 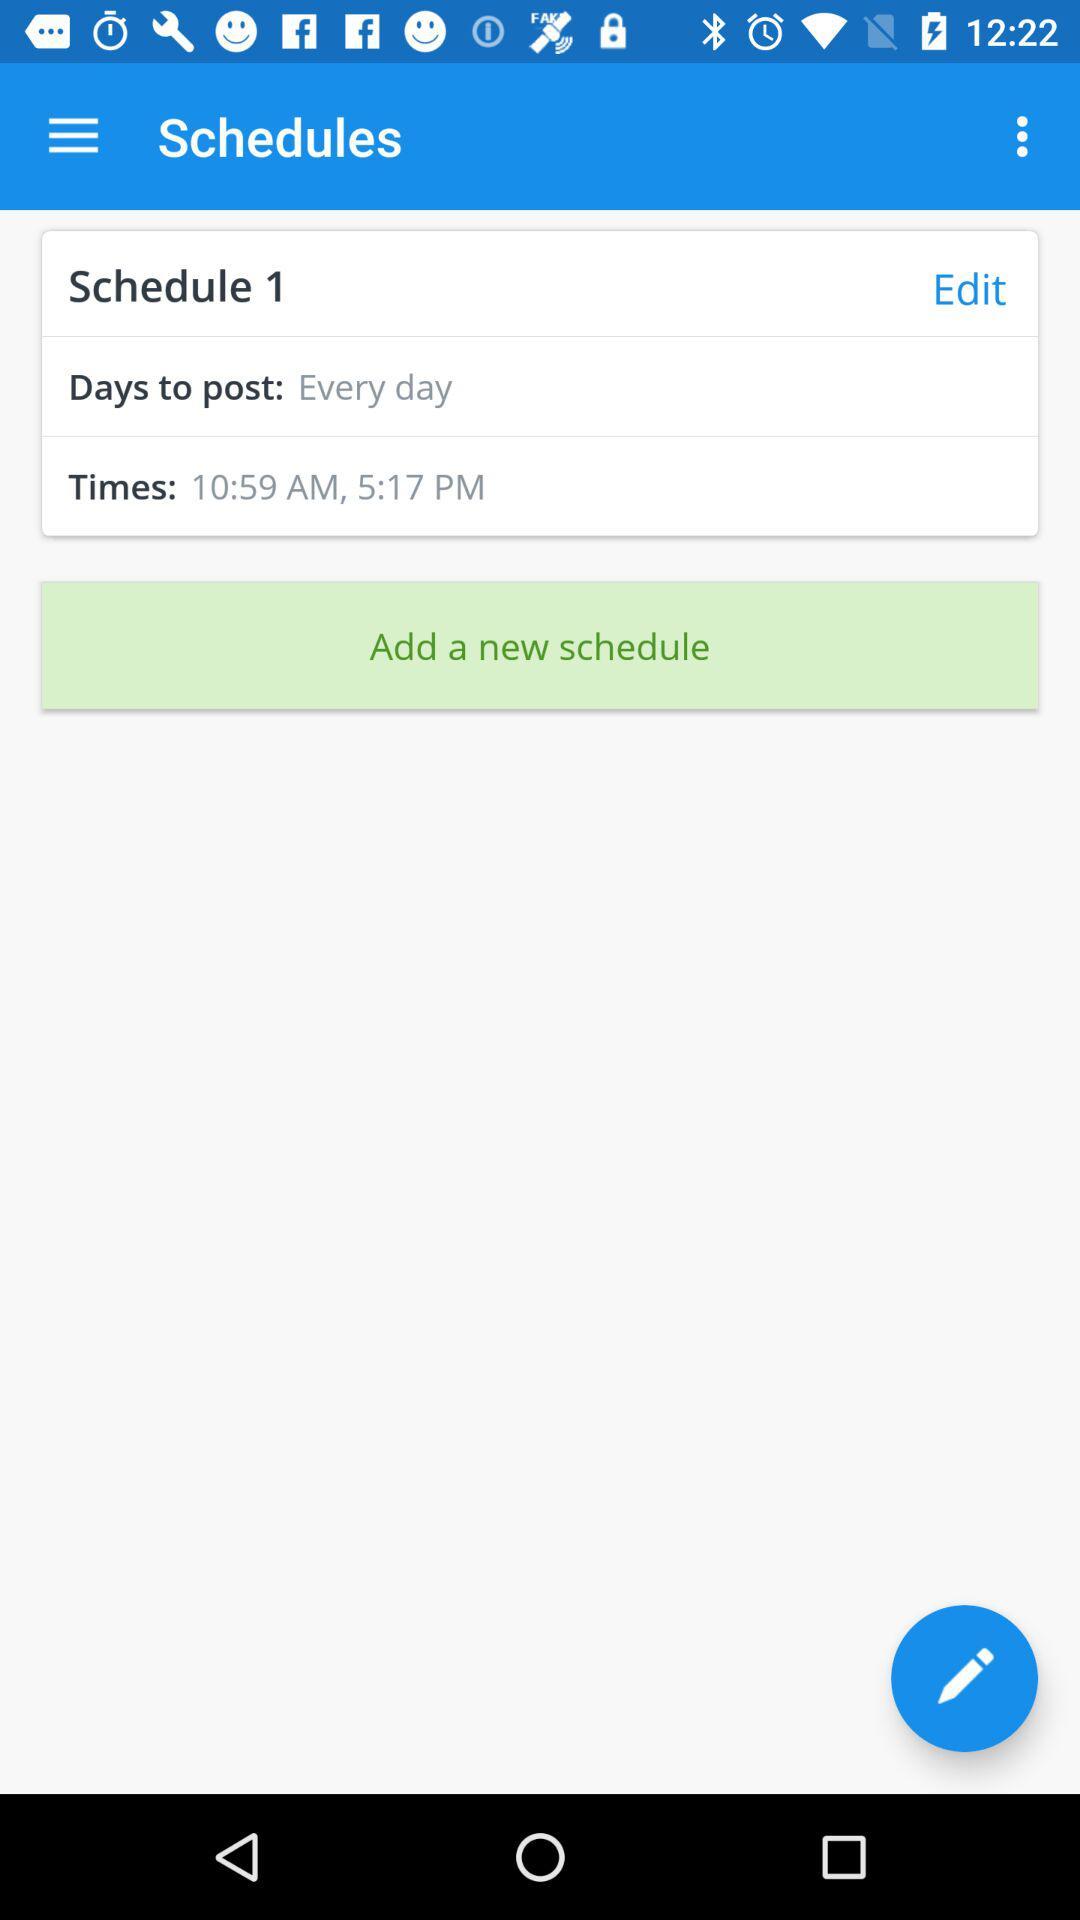 I want to click on the icon to the left of edit item, so click(x=177, y=282).